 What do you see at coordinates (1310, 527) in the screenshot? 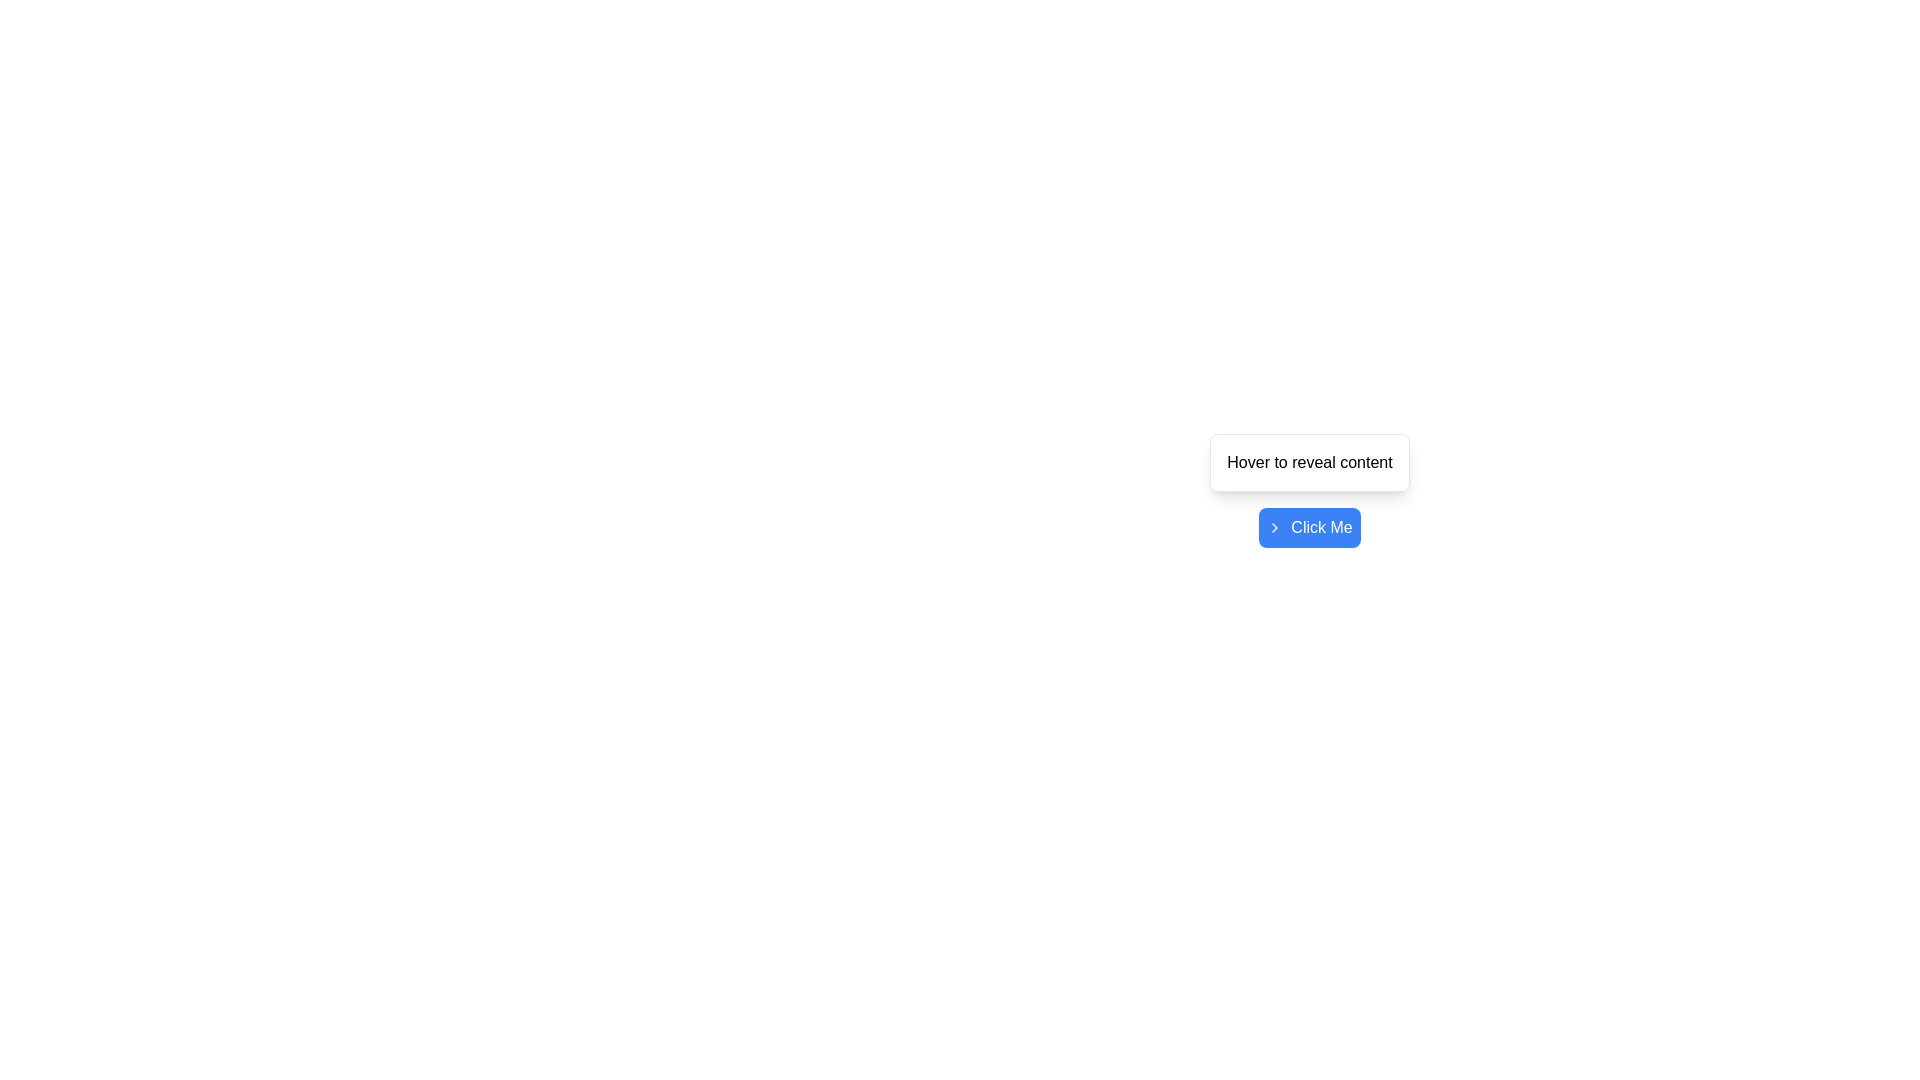
I see `the button located below the 'Hover` at bounding box center [1310, 527].